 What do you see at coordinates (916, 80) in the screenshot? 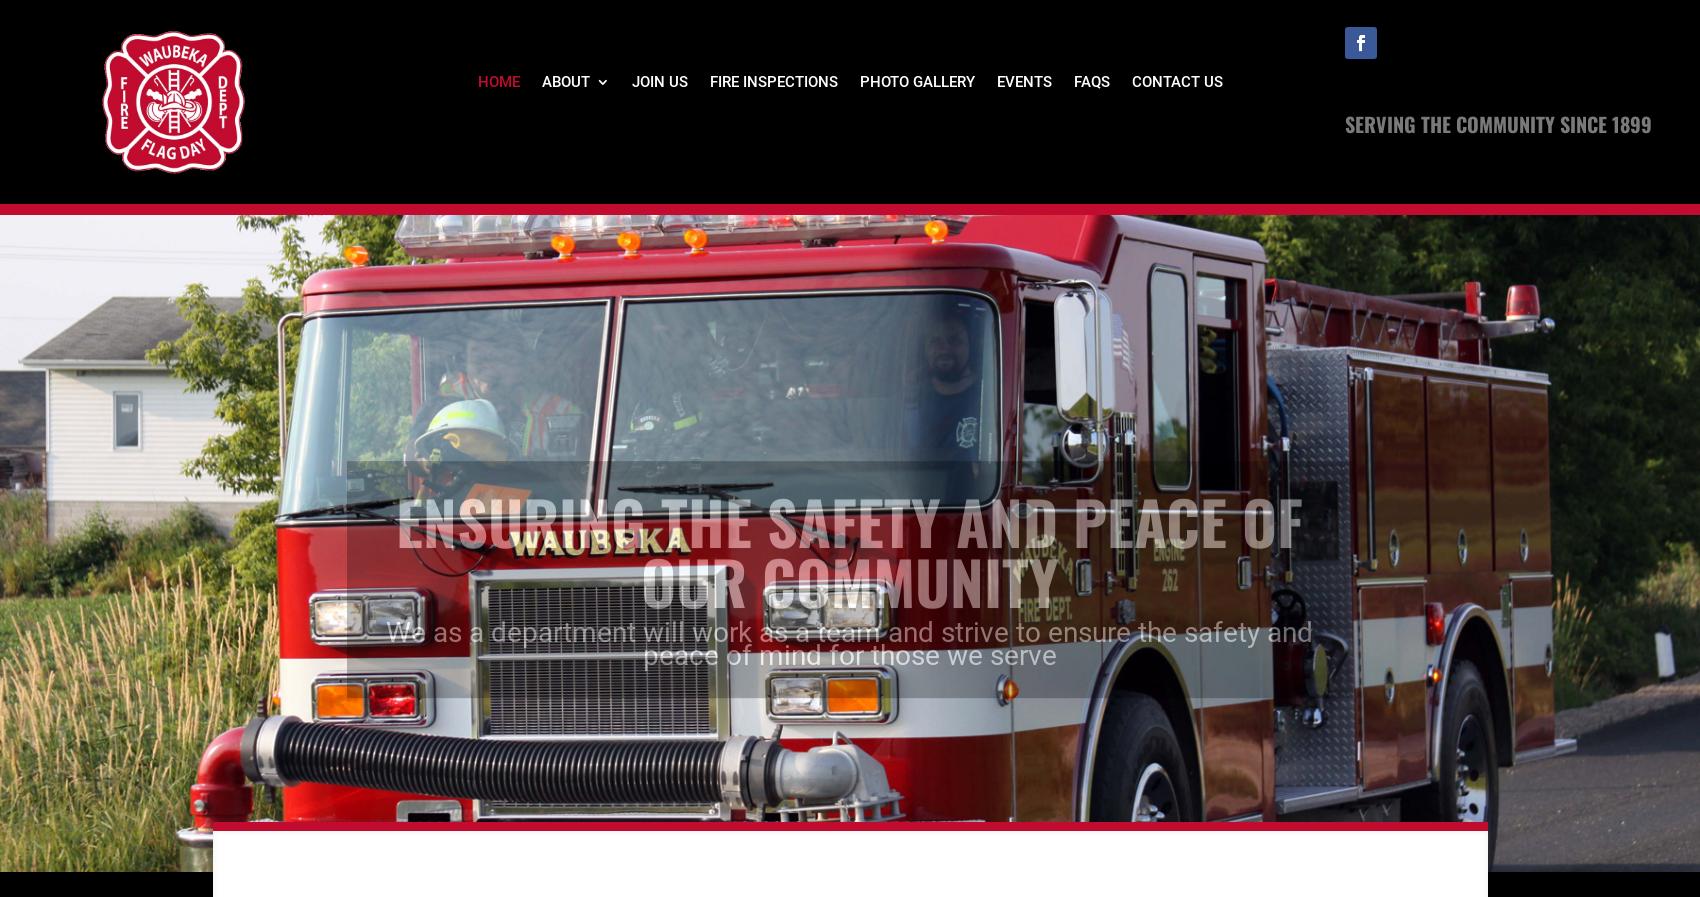
I see `'Photo Gallery'` at bounding box center [916, 80].